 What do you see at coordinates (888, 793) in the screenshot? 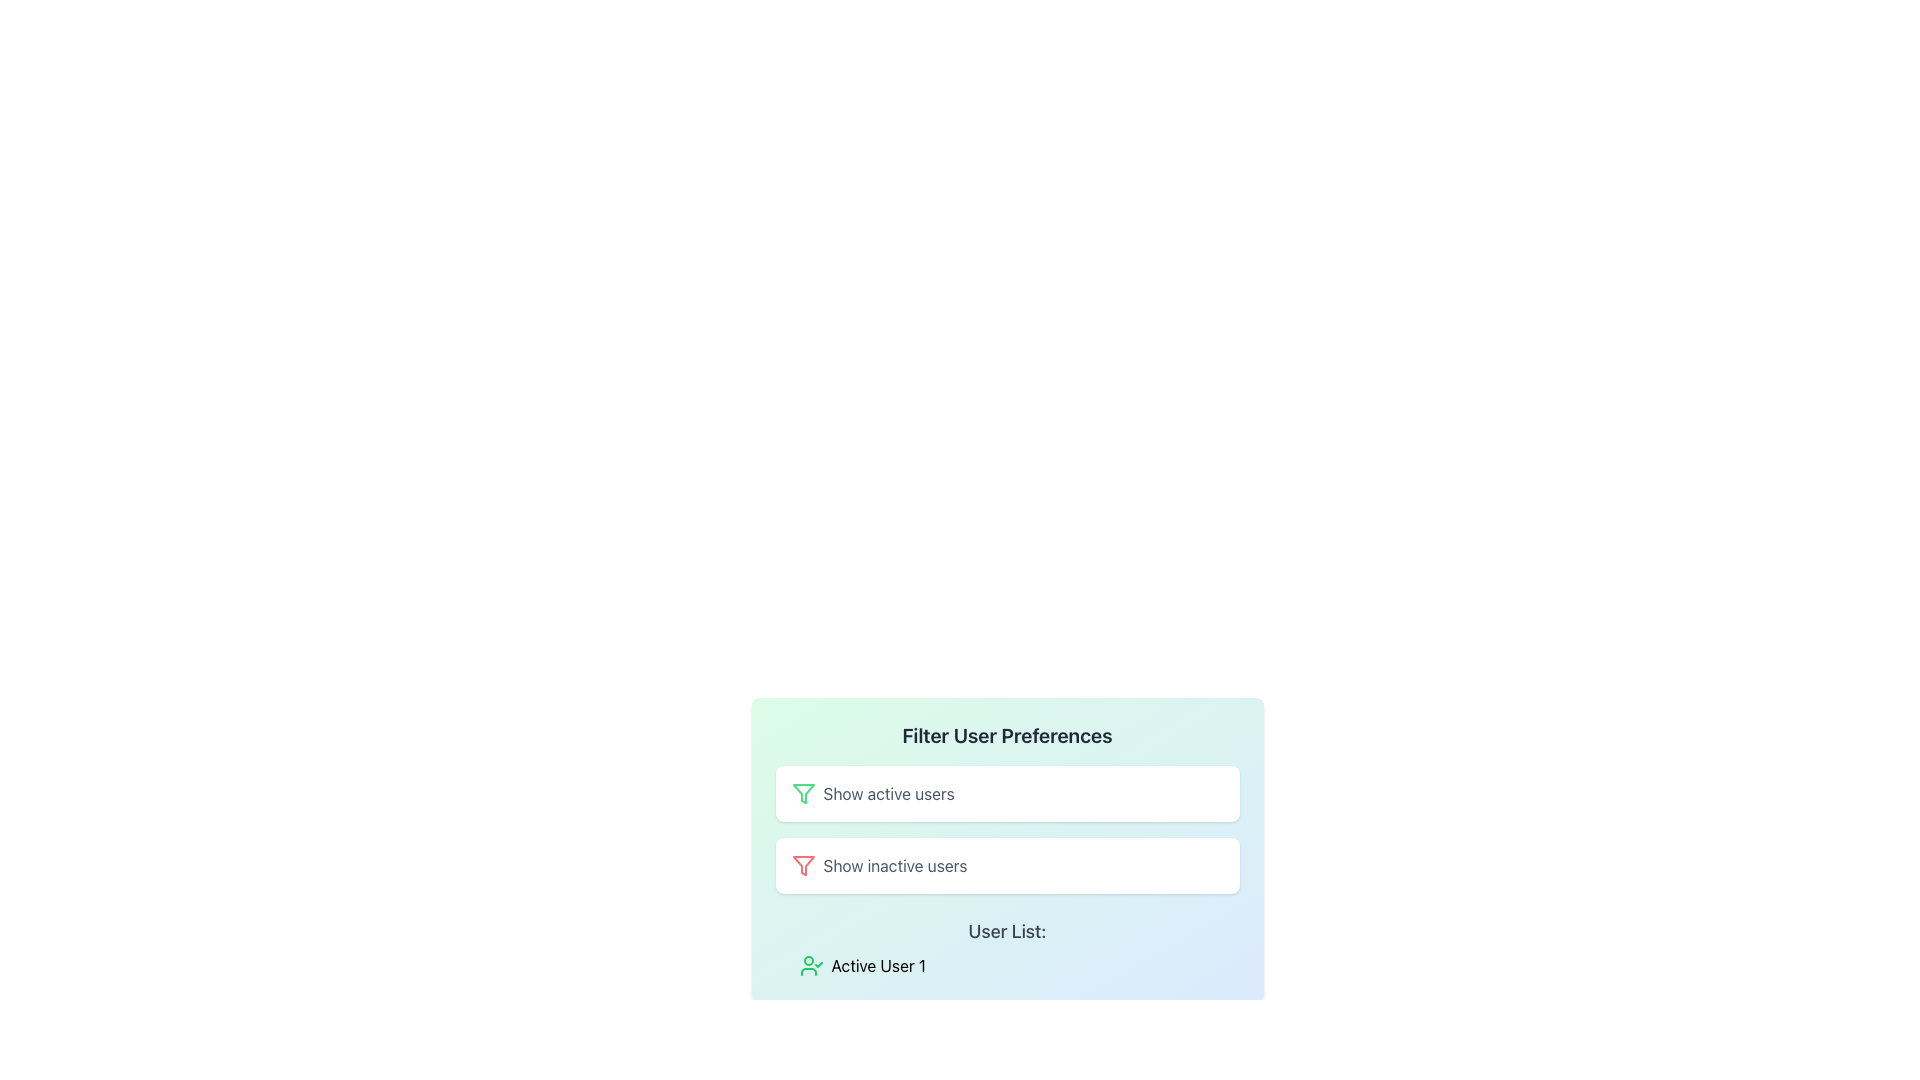
I see `'Show active users' label located in the top portion of the 'Filter User Preferences' panel to understand its function` at bounding box center [888, 793].